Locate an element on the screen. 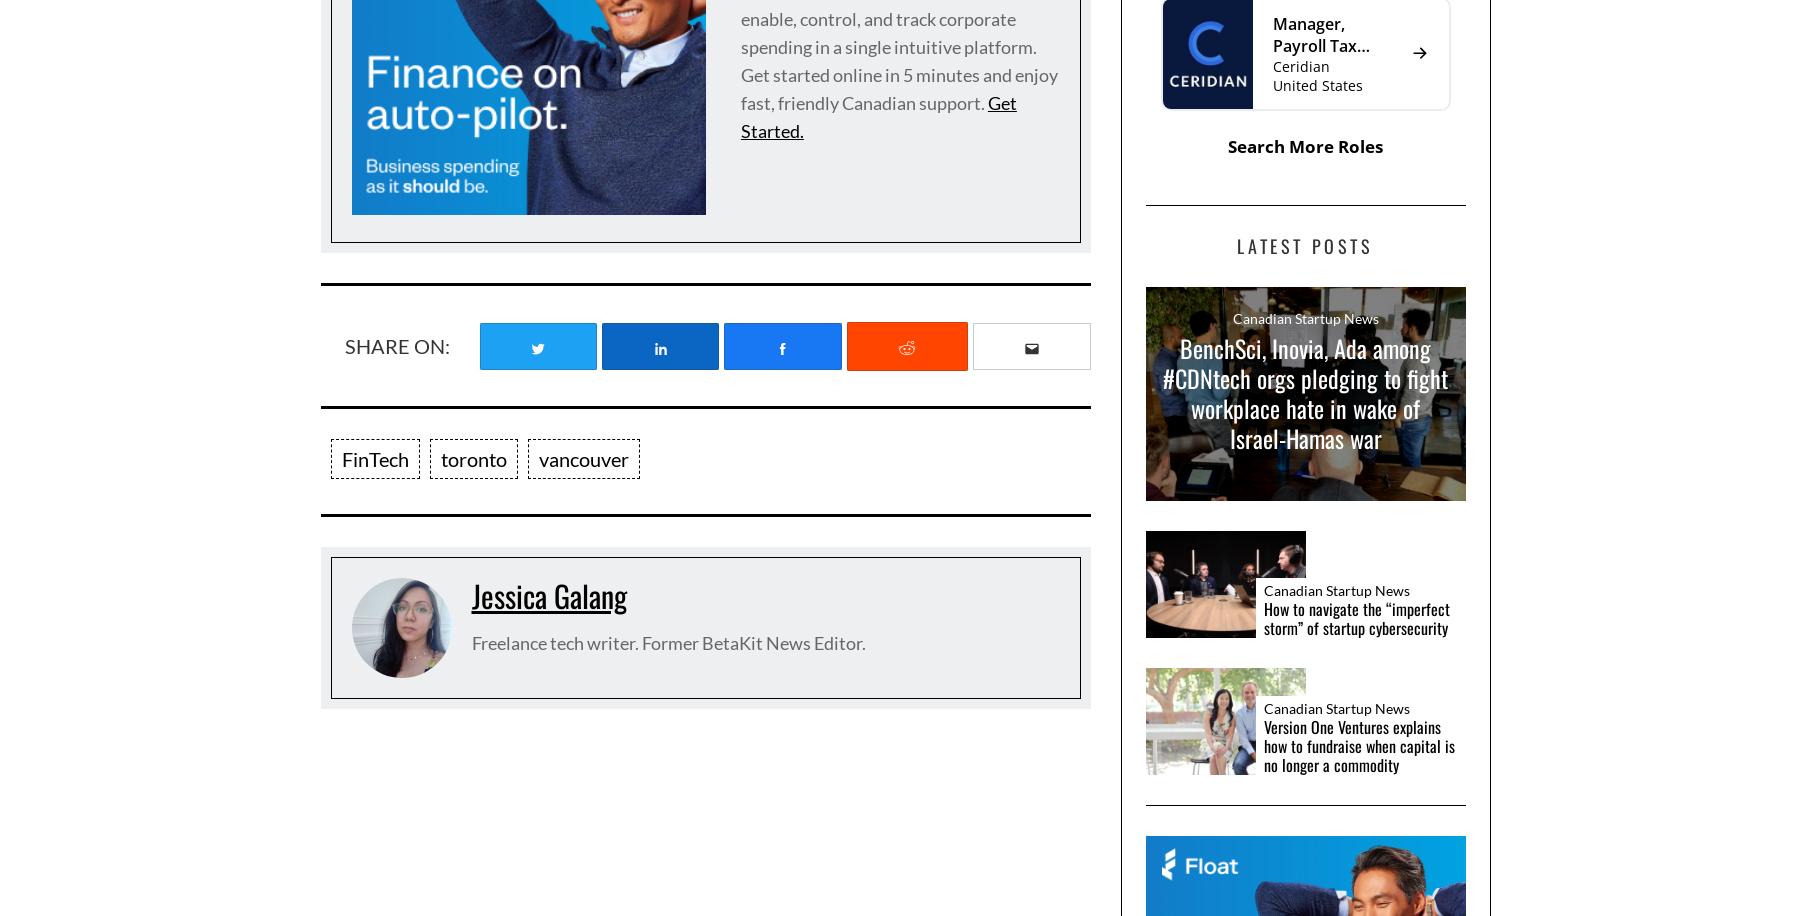  'Freelance tech writer. Former BetaKit News Editor.' is located at coordinates (668, 642).